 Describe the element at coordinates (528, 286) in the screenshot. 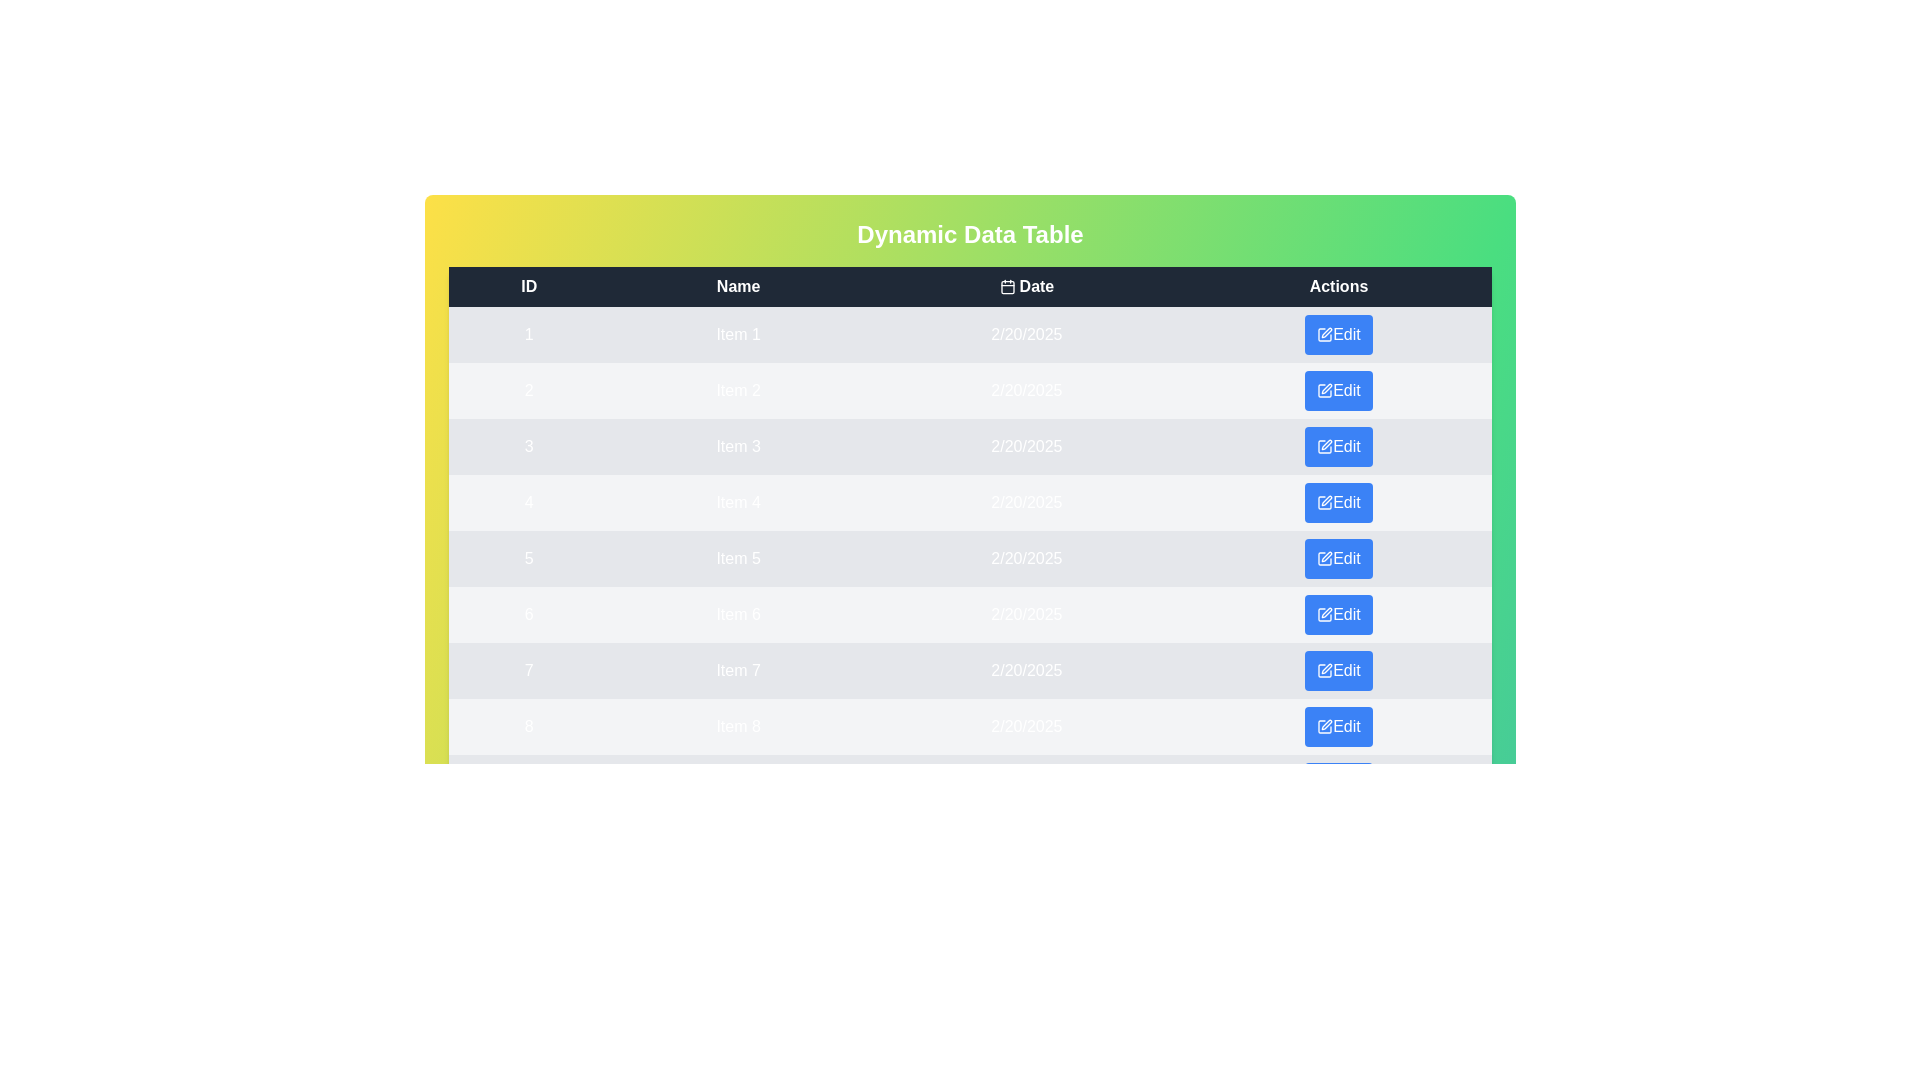

I see `the header to sort the column by ID` at that location.